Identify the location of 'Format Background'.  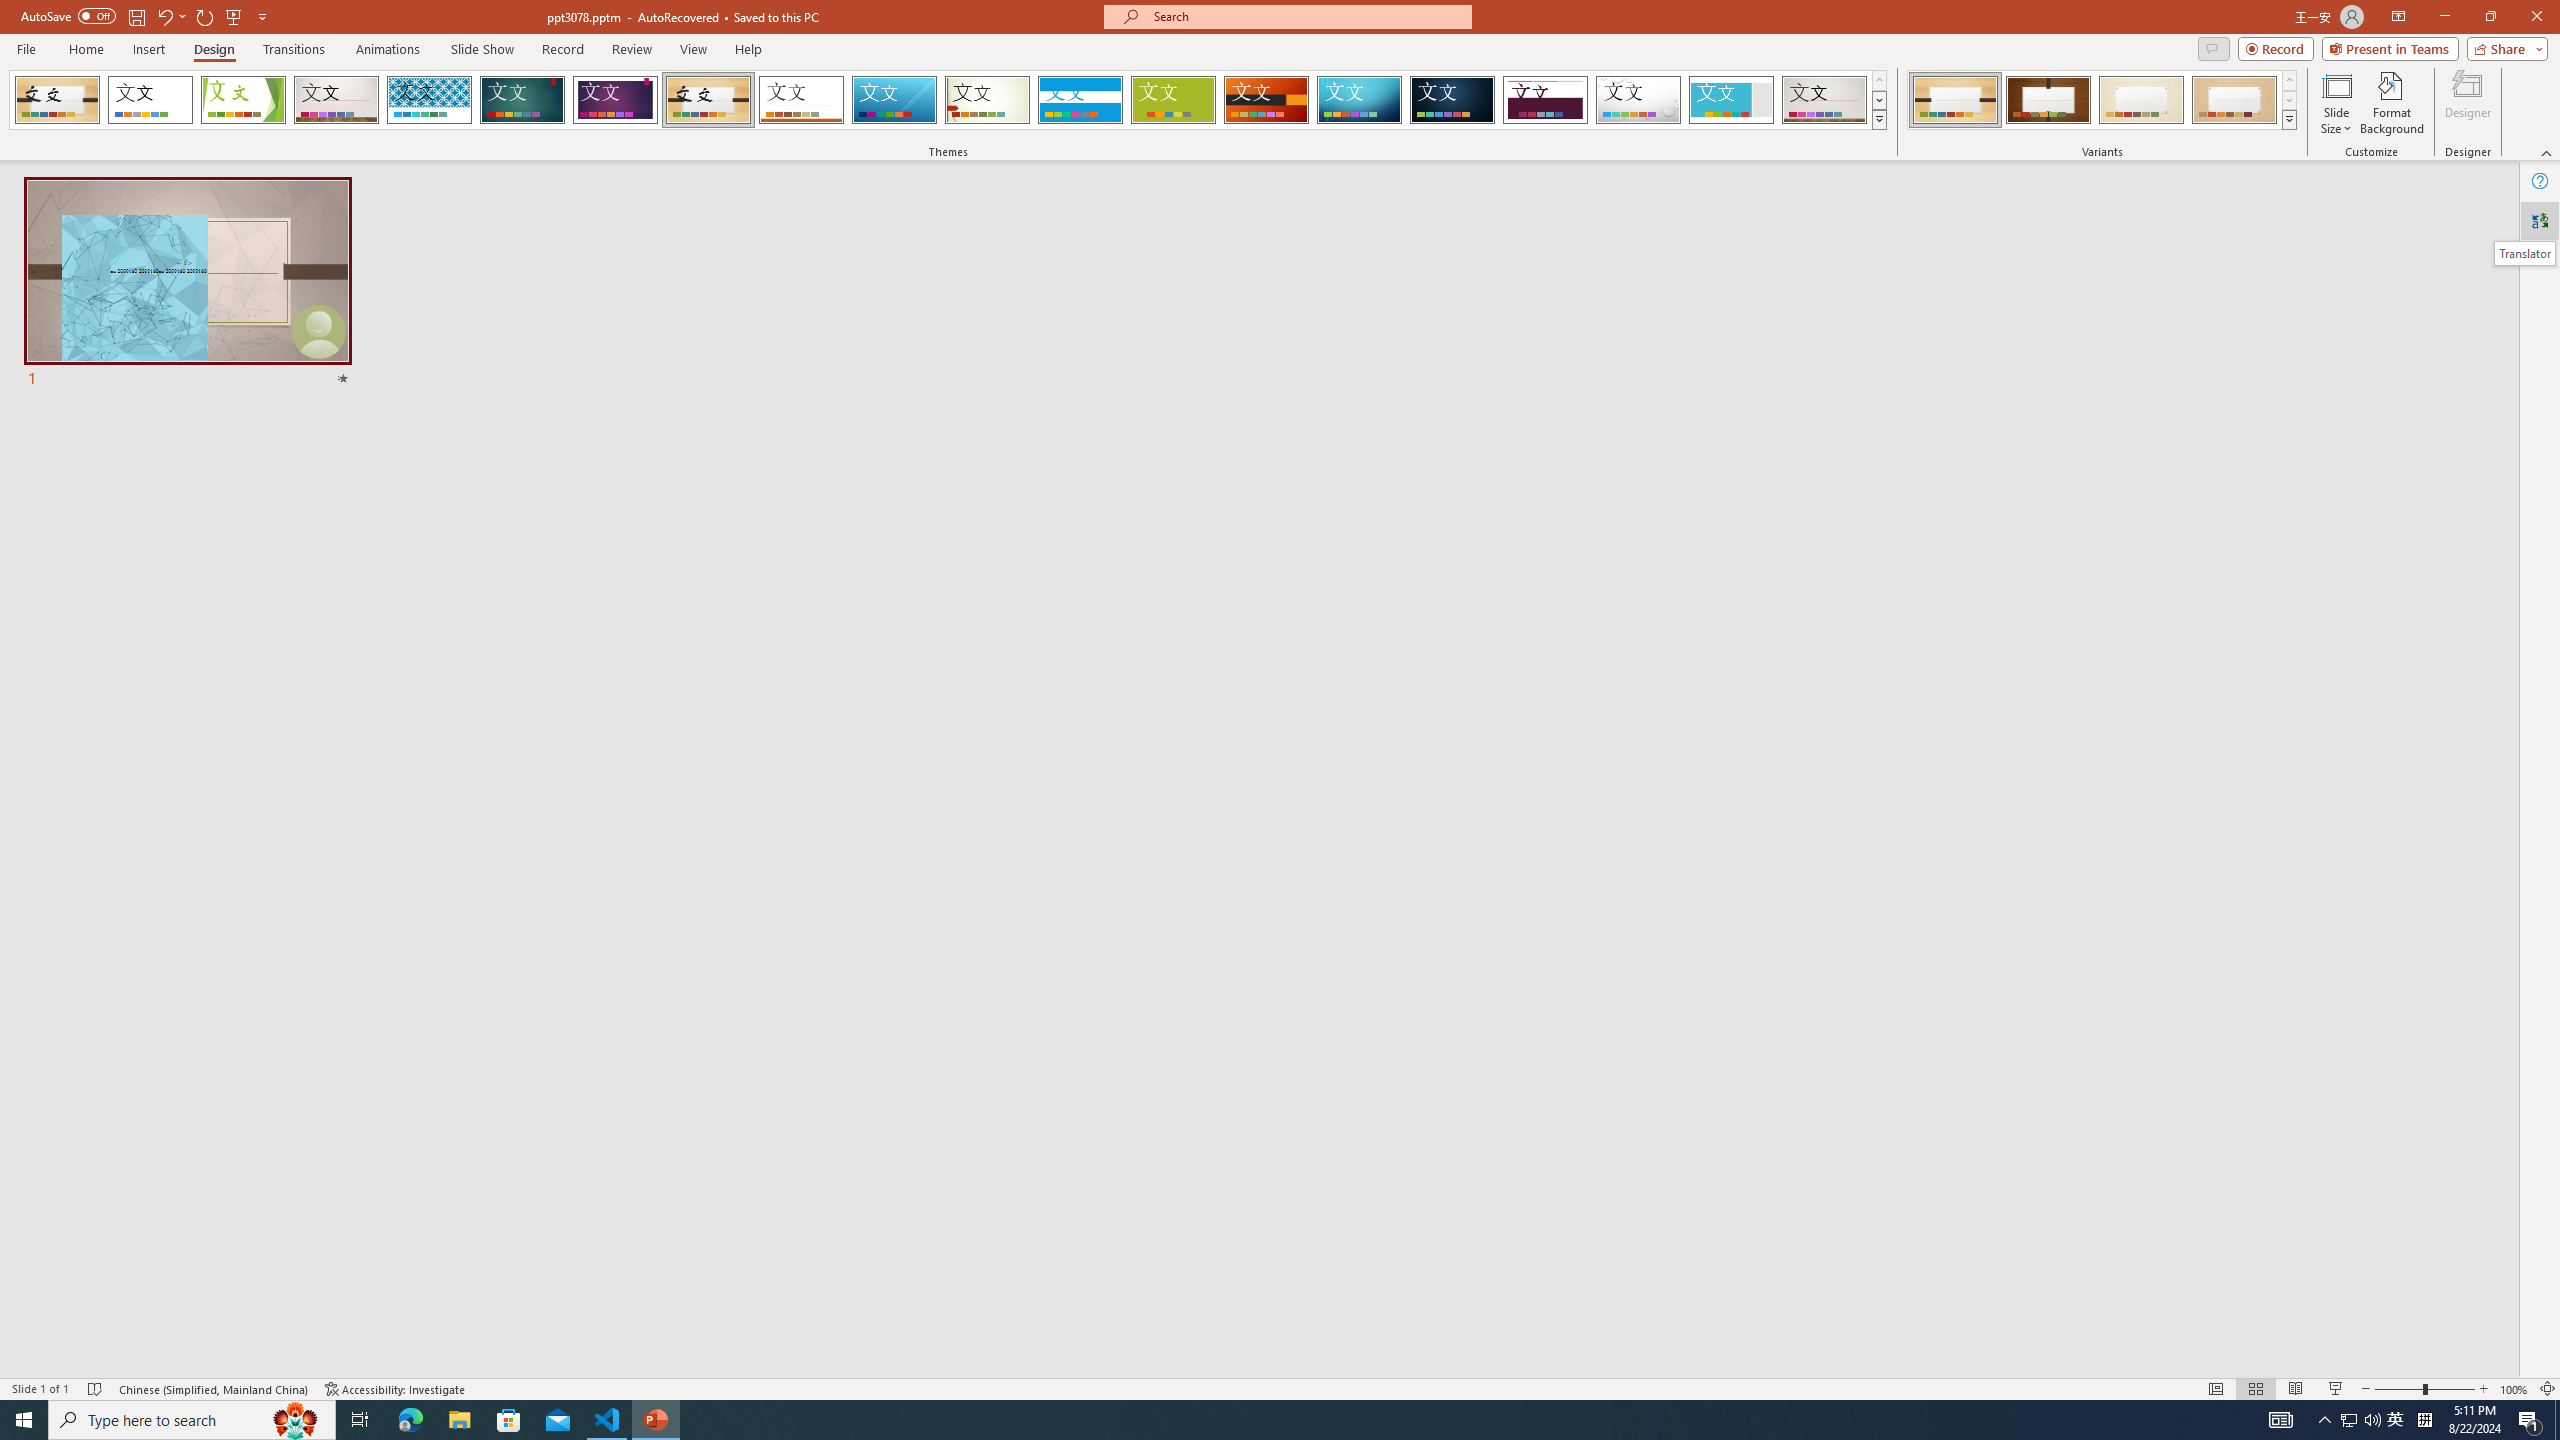
(2392, 103).